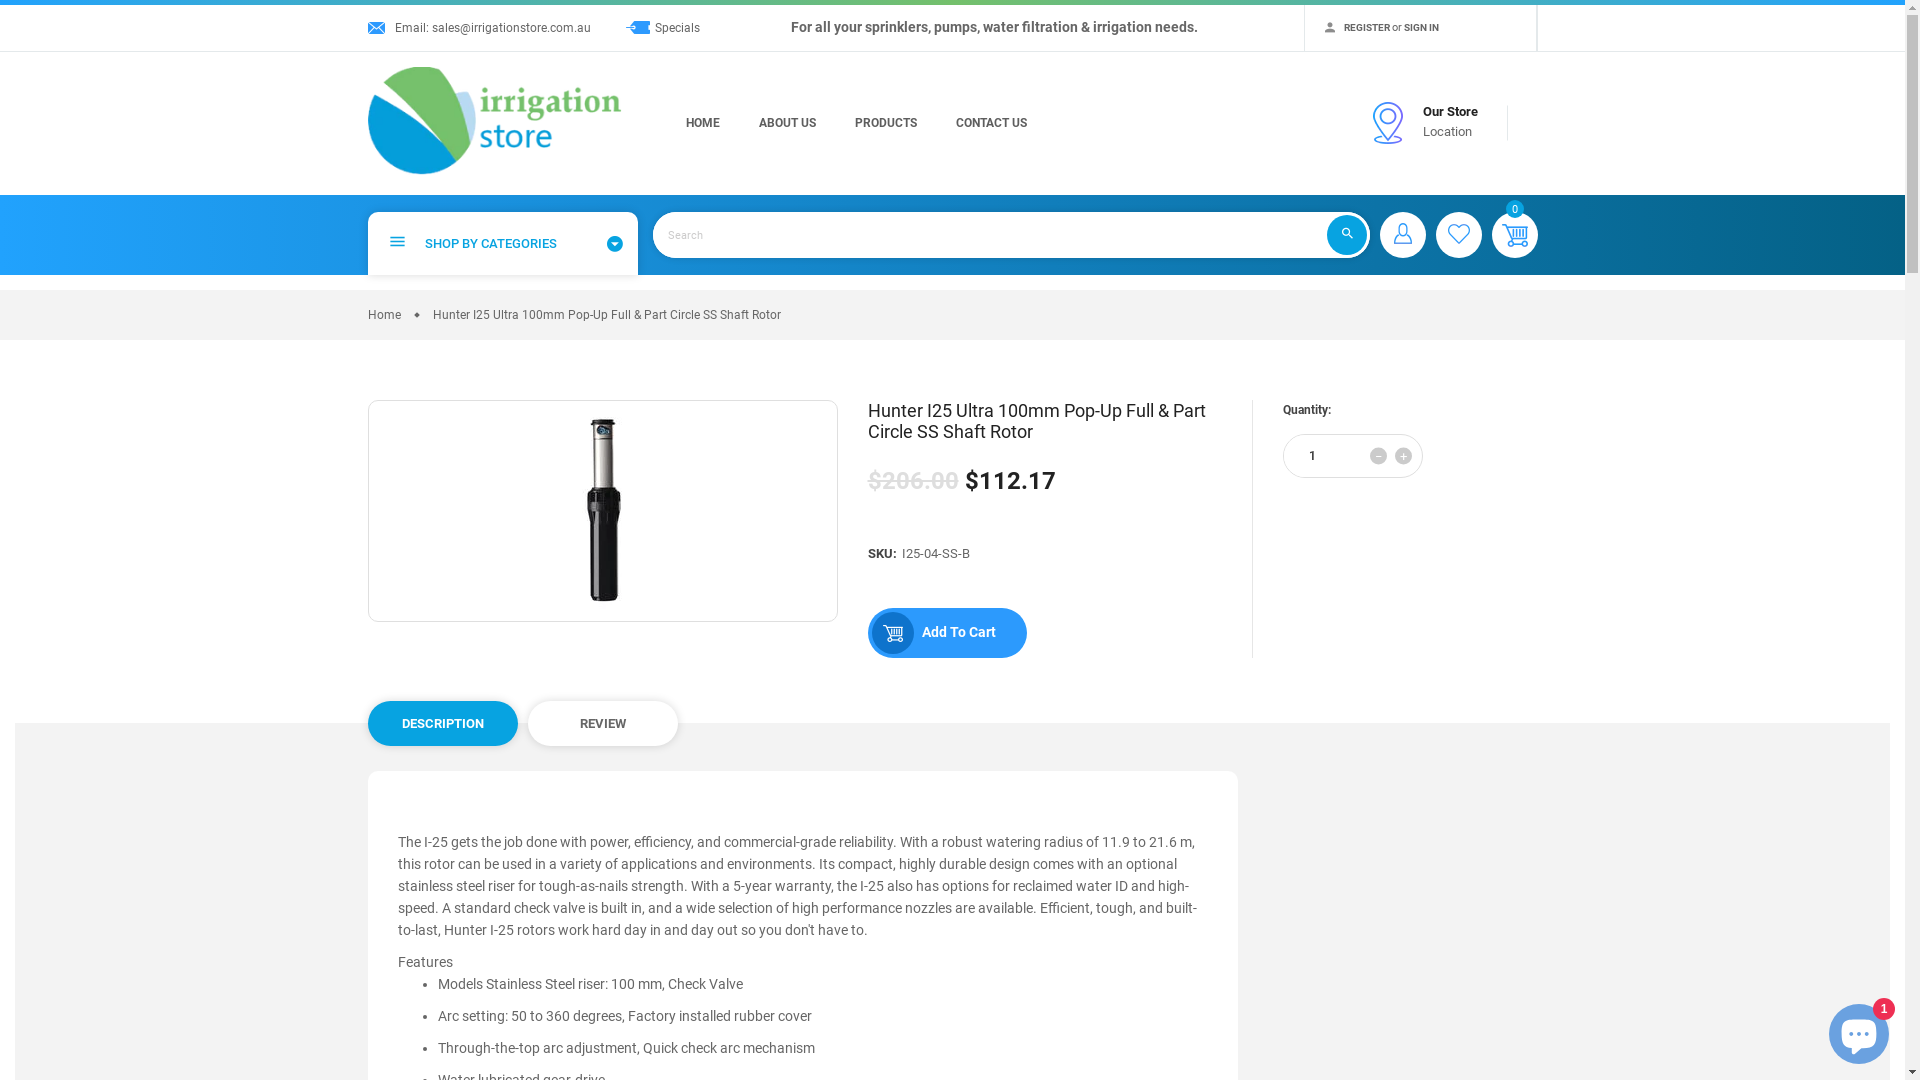 The image size is (1920, 1080). Describe the element at coordinates (384, 315) in the screenshot. I see `'Home'` at that location.